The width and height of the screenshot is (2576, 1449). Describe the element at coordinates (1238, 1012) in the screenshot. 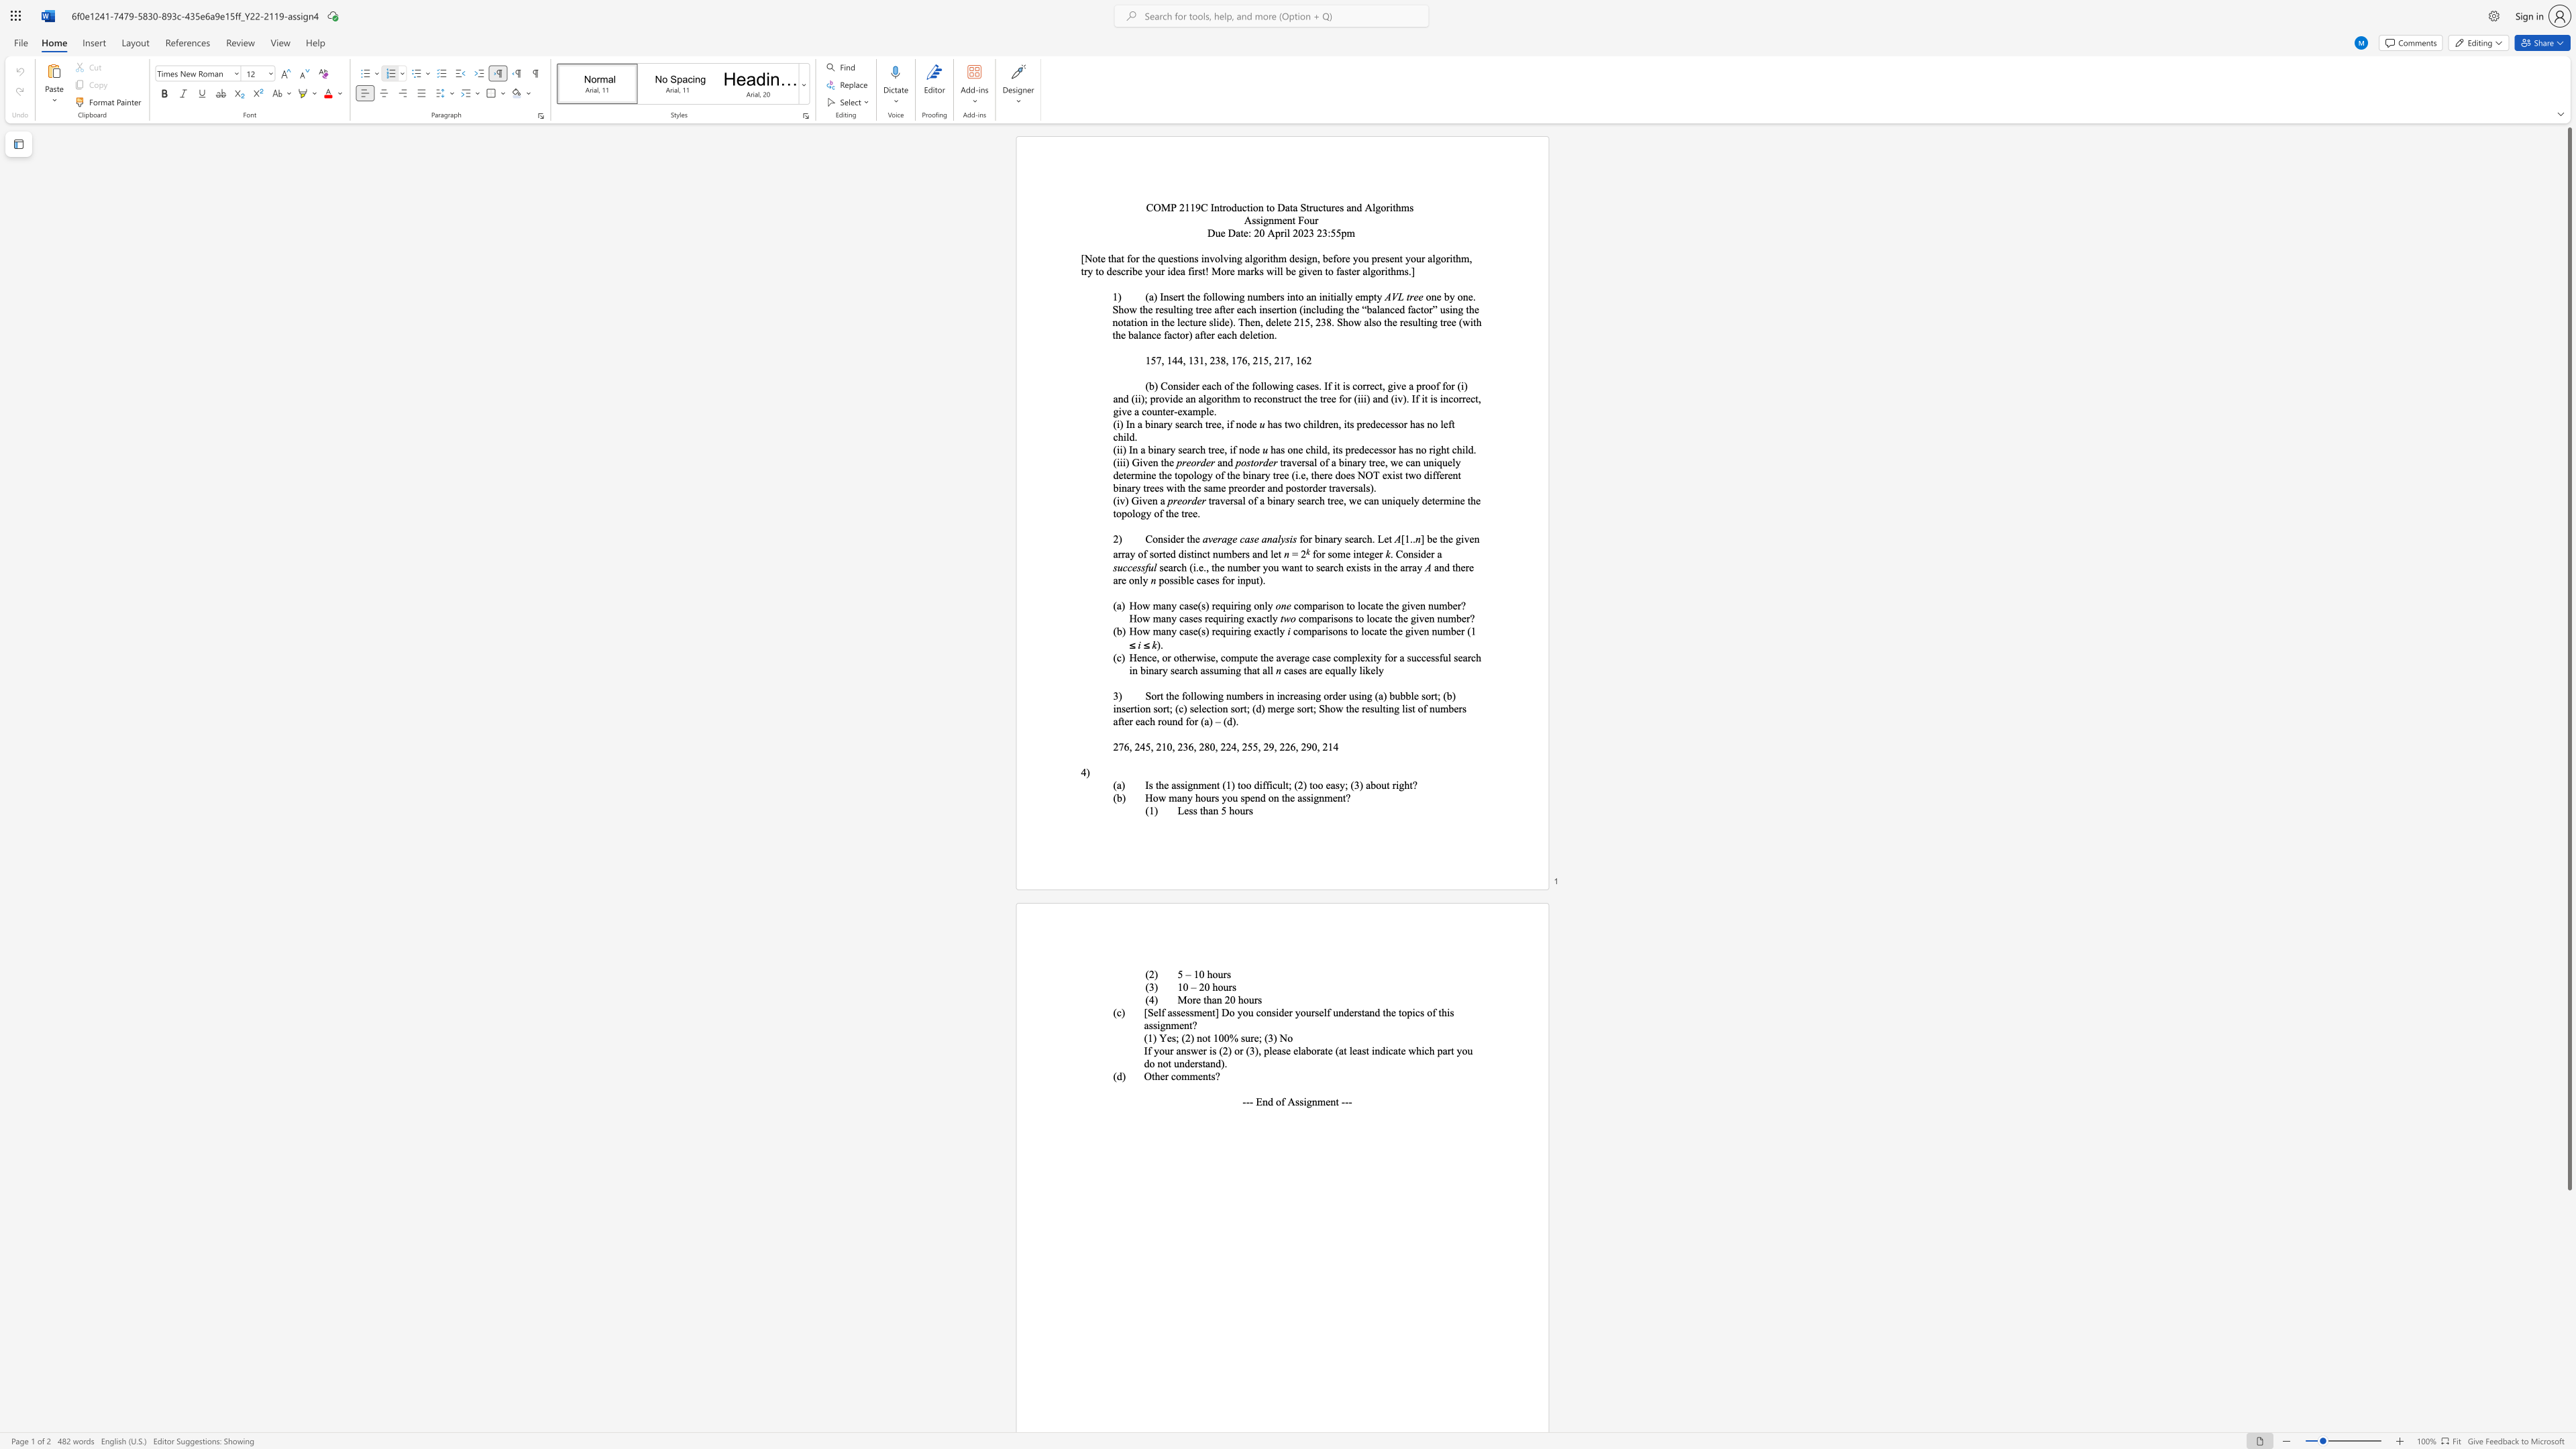

I see `the 1th character "y" in the text` at that location.